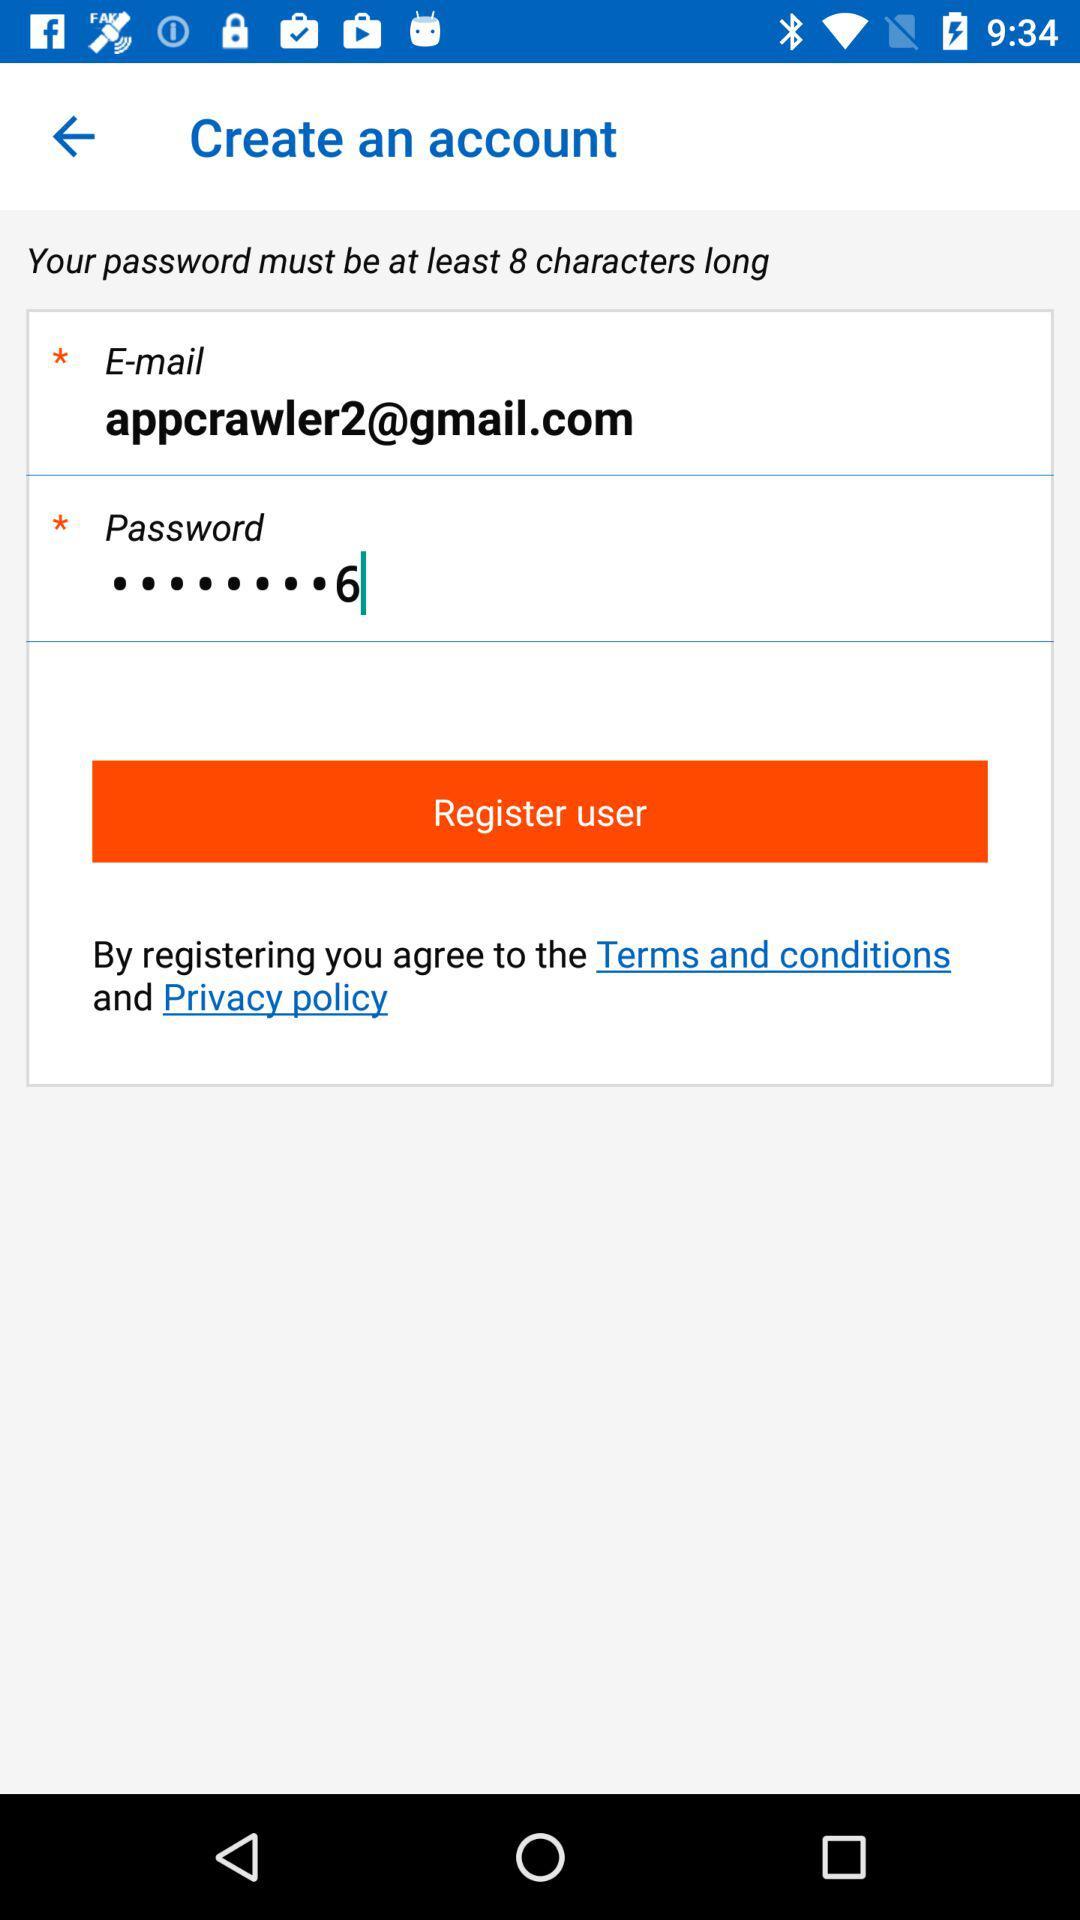 This screenshot has width=1080, height=1920. I want to click on by registering you item, so click(540, 974).